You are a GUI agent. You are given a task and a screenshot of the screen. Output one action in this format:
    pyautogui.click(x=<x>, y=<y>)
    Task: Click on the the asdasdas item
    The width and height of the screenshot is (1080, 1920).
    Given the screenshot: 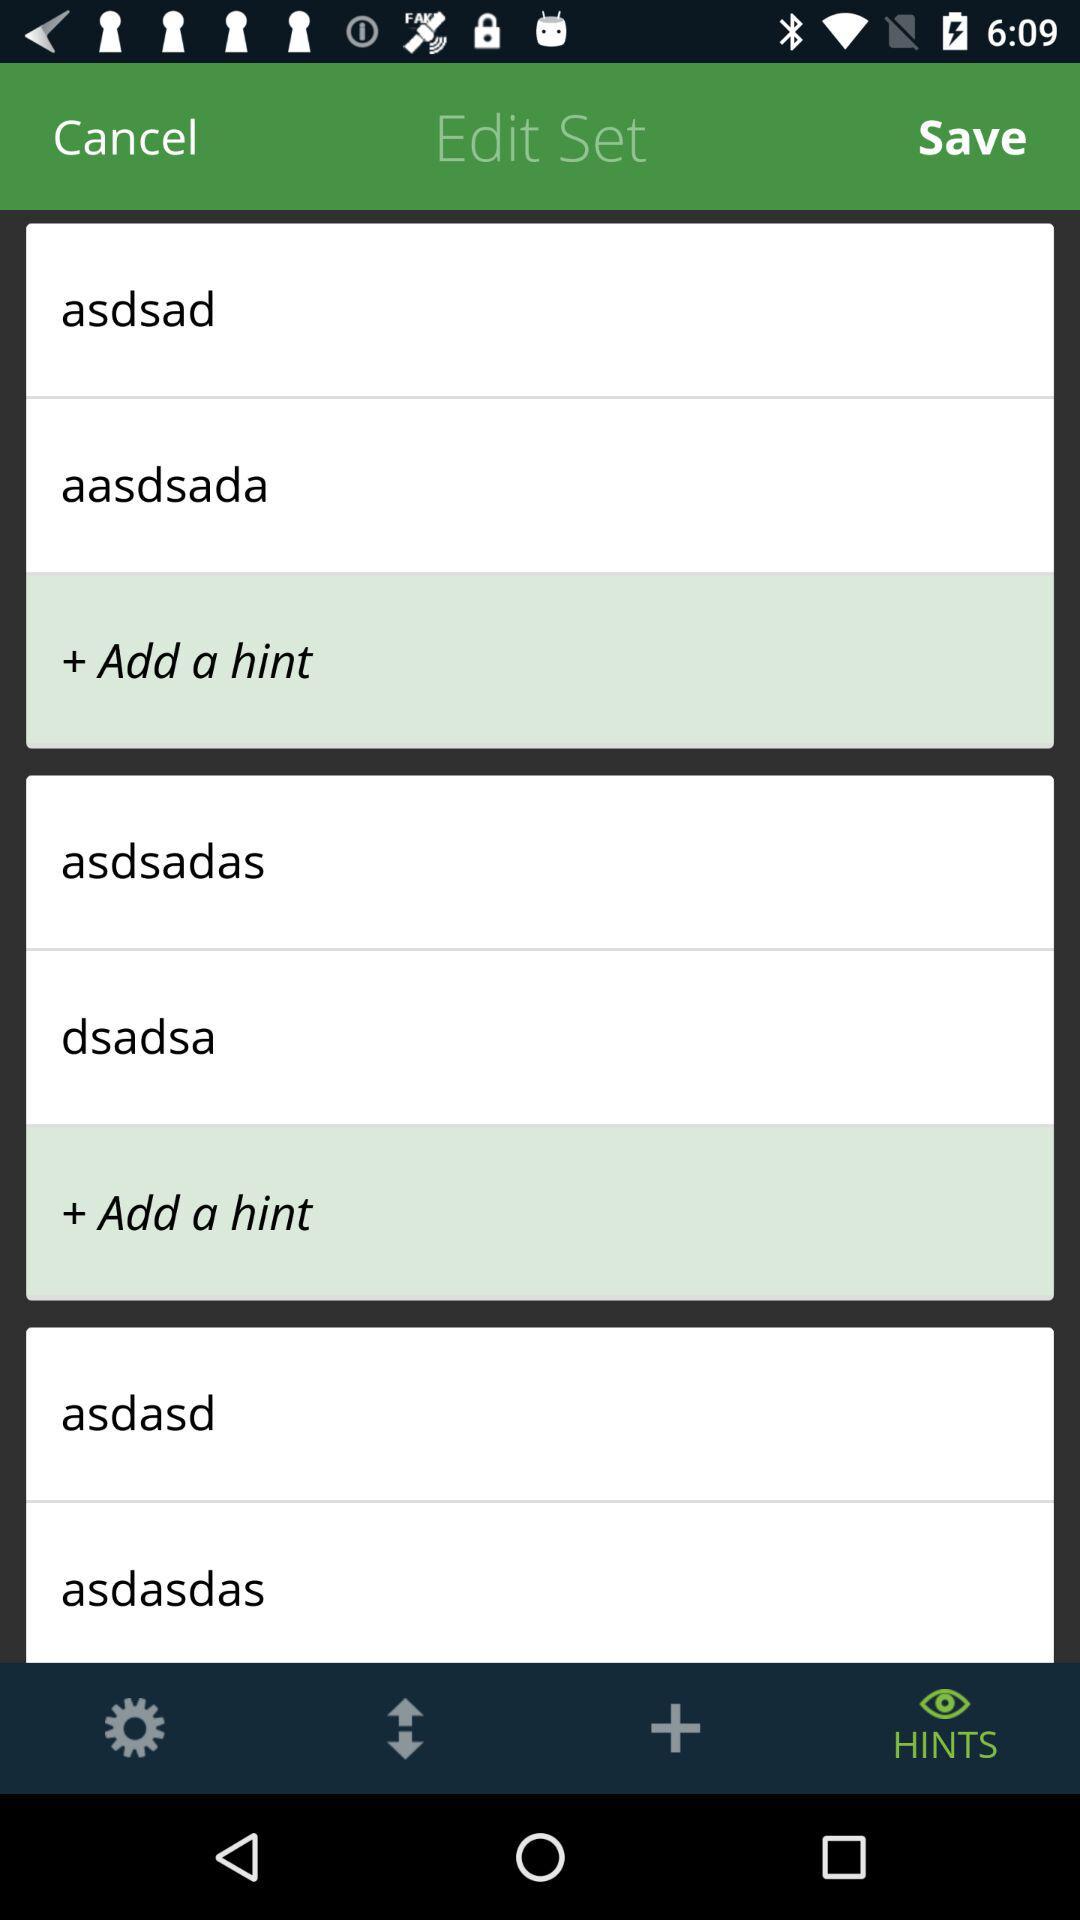 What is the action you would take?
    pyautogui.click(x=540, y=1586)
    